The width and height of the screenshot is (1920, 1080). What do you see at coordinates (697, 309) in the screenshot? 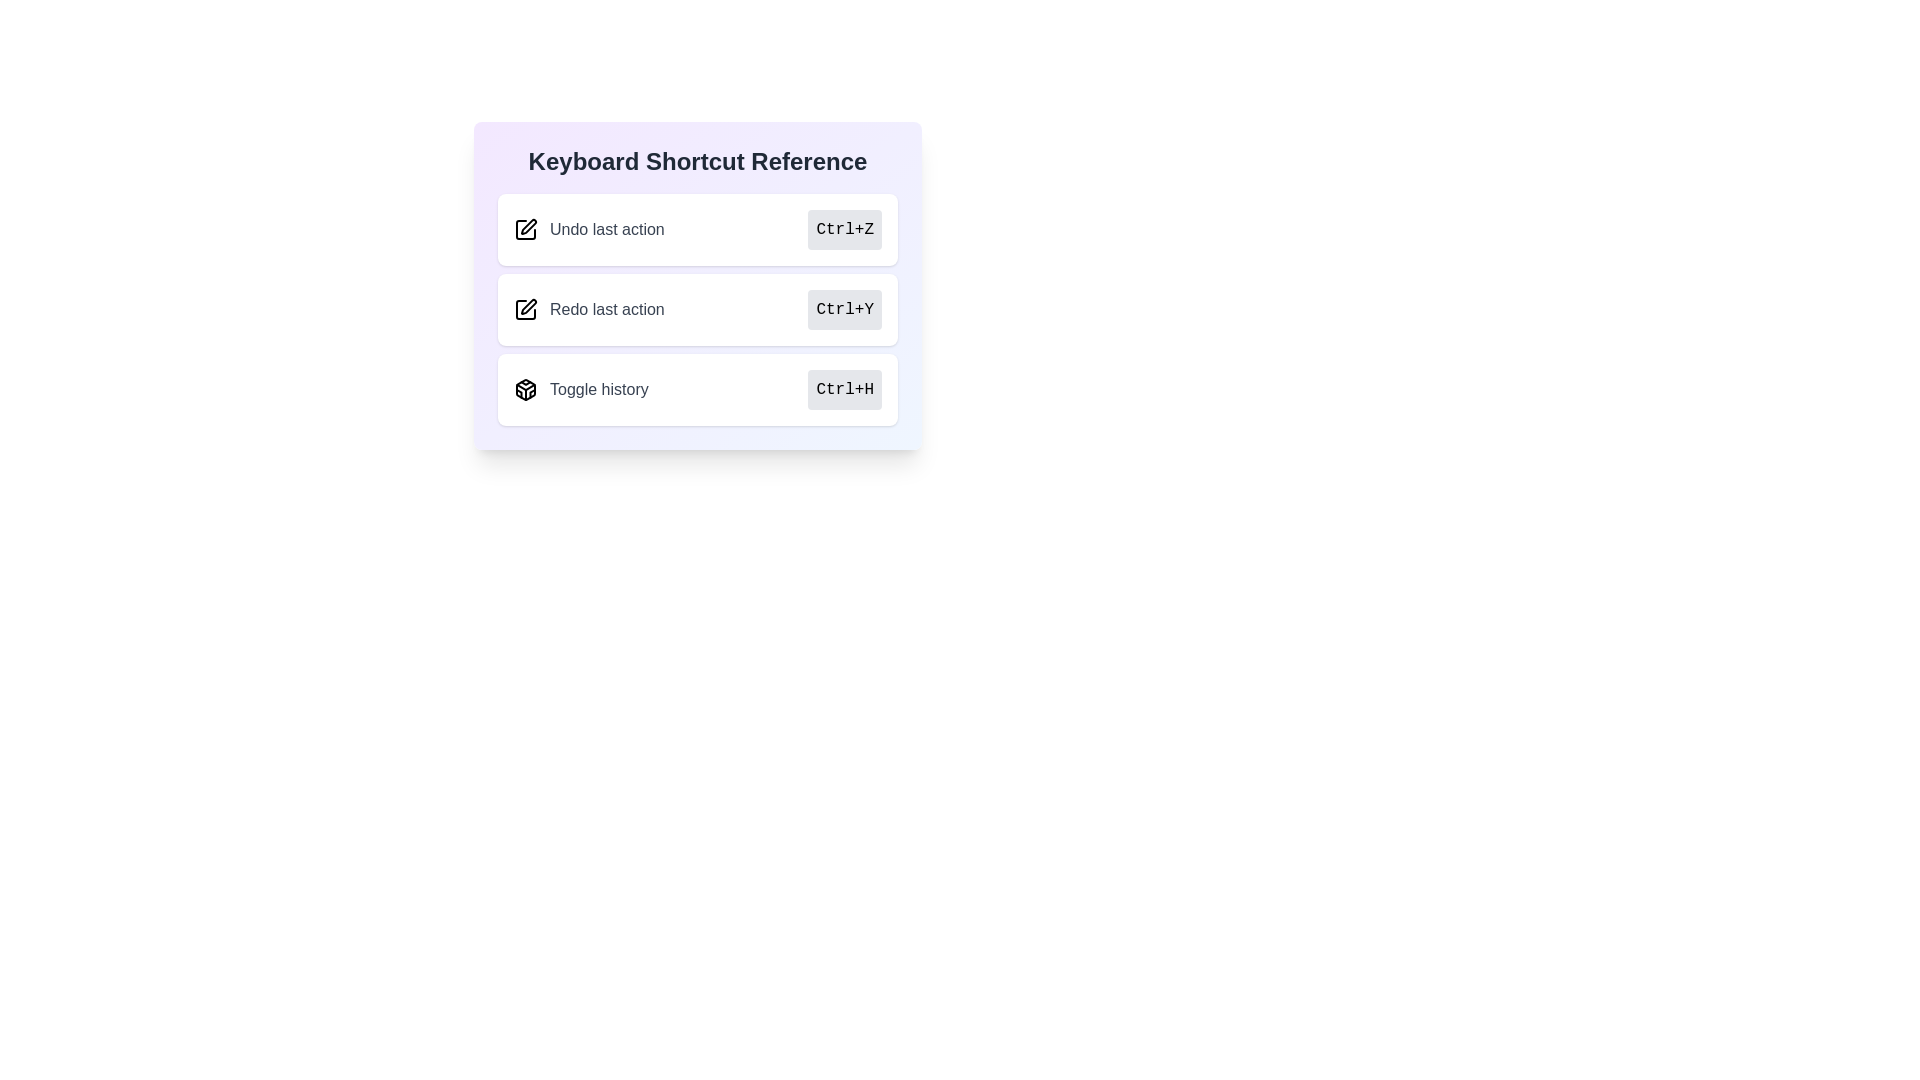
I see `the second list item in the 'Keyboard Shortcut Reference' component which displays the keyboard shortcut for redoing the last action` at bounding box center [697, 309].